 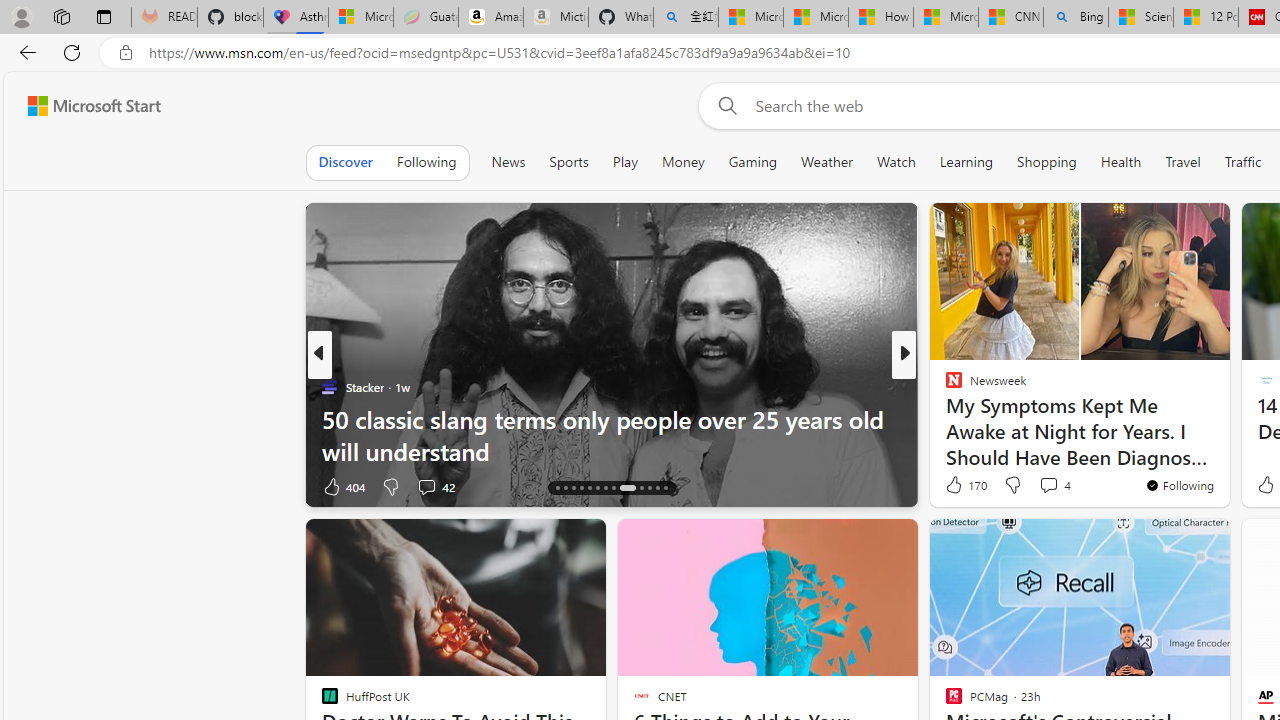 What do you see at coordinates (1179, 485) in the screenshot?
I see `'You'` at bounding box center [1179, 485].